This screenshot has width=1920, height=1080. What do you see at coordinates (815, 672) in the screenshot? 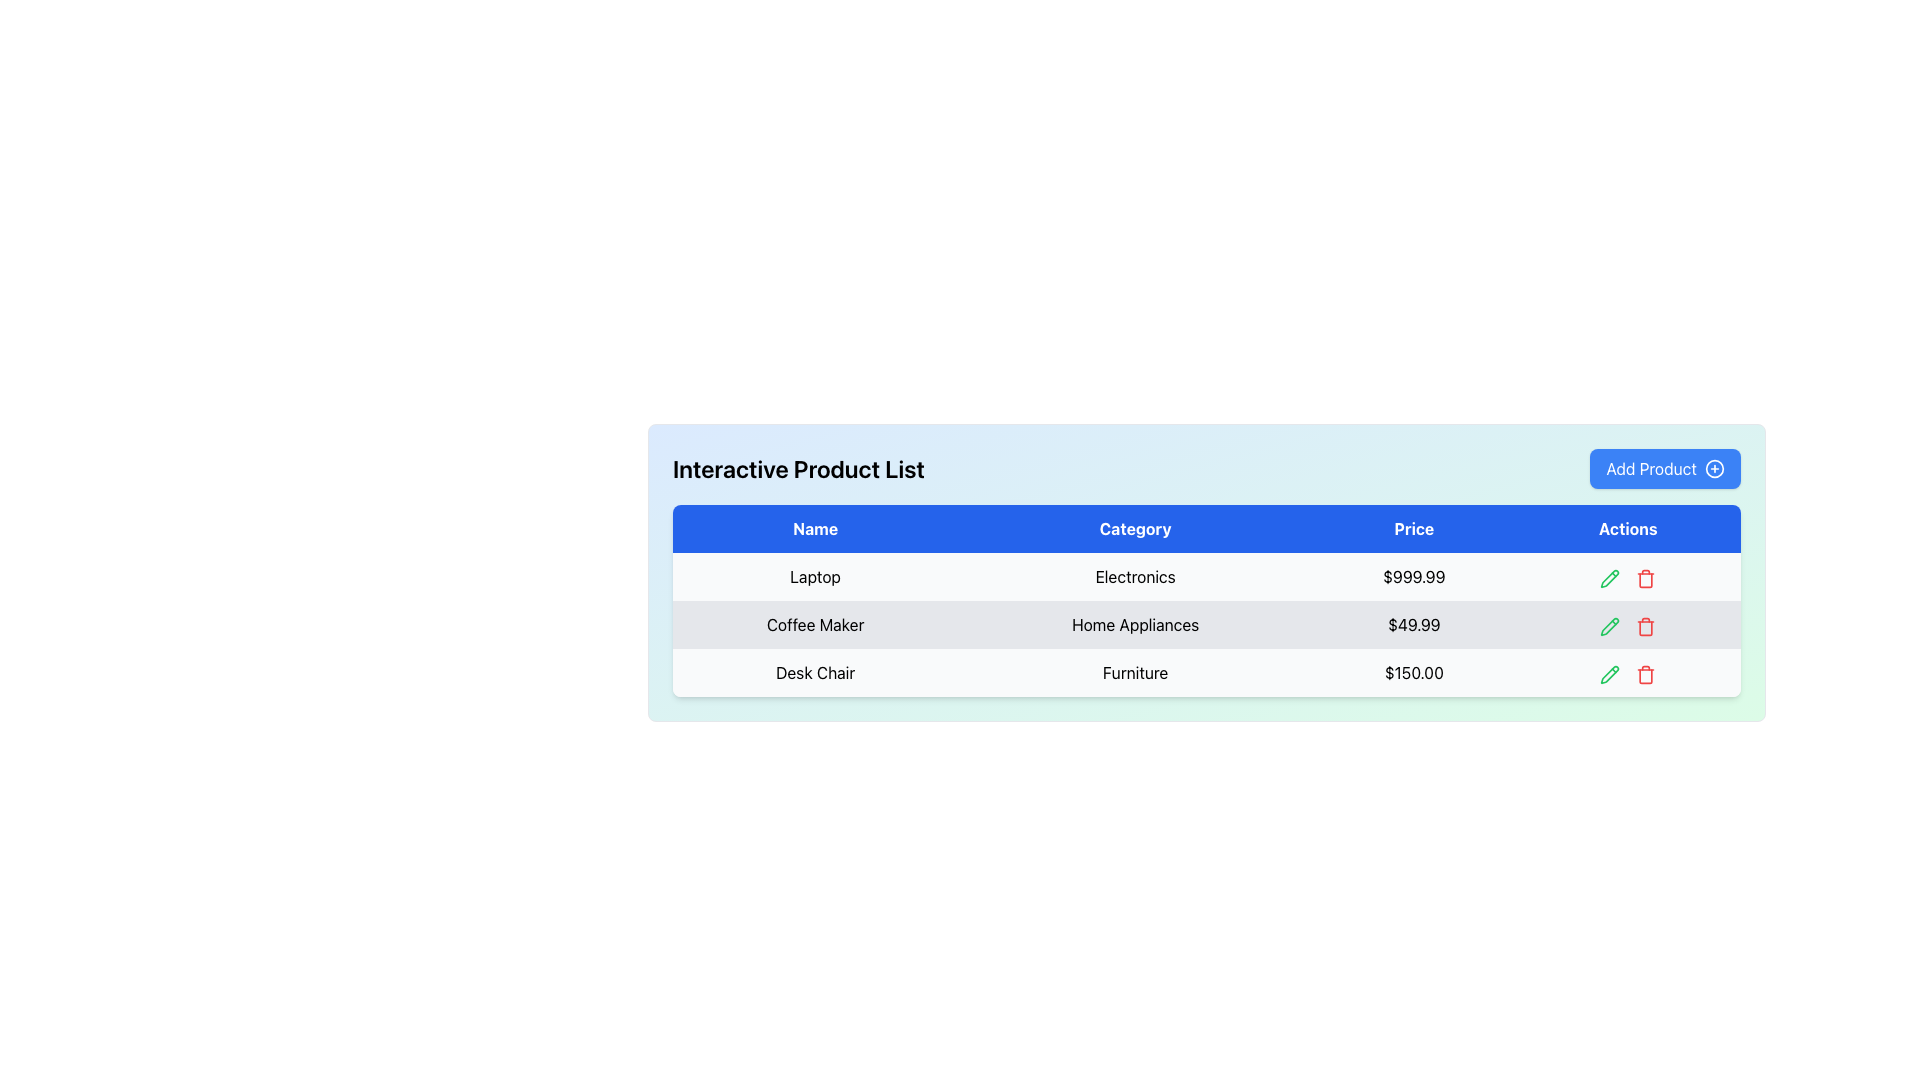
I see `the text element displaying 'Desk Chair' located in the leftmost cell of the third row under the 'Name' column in a tabular layout` at bounding box center [815, 672].